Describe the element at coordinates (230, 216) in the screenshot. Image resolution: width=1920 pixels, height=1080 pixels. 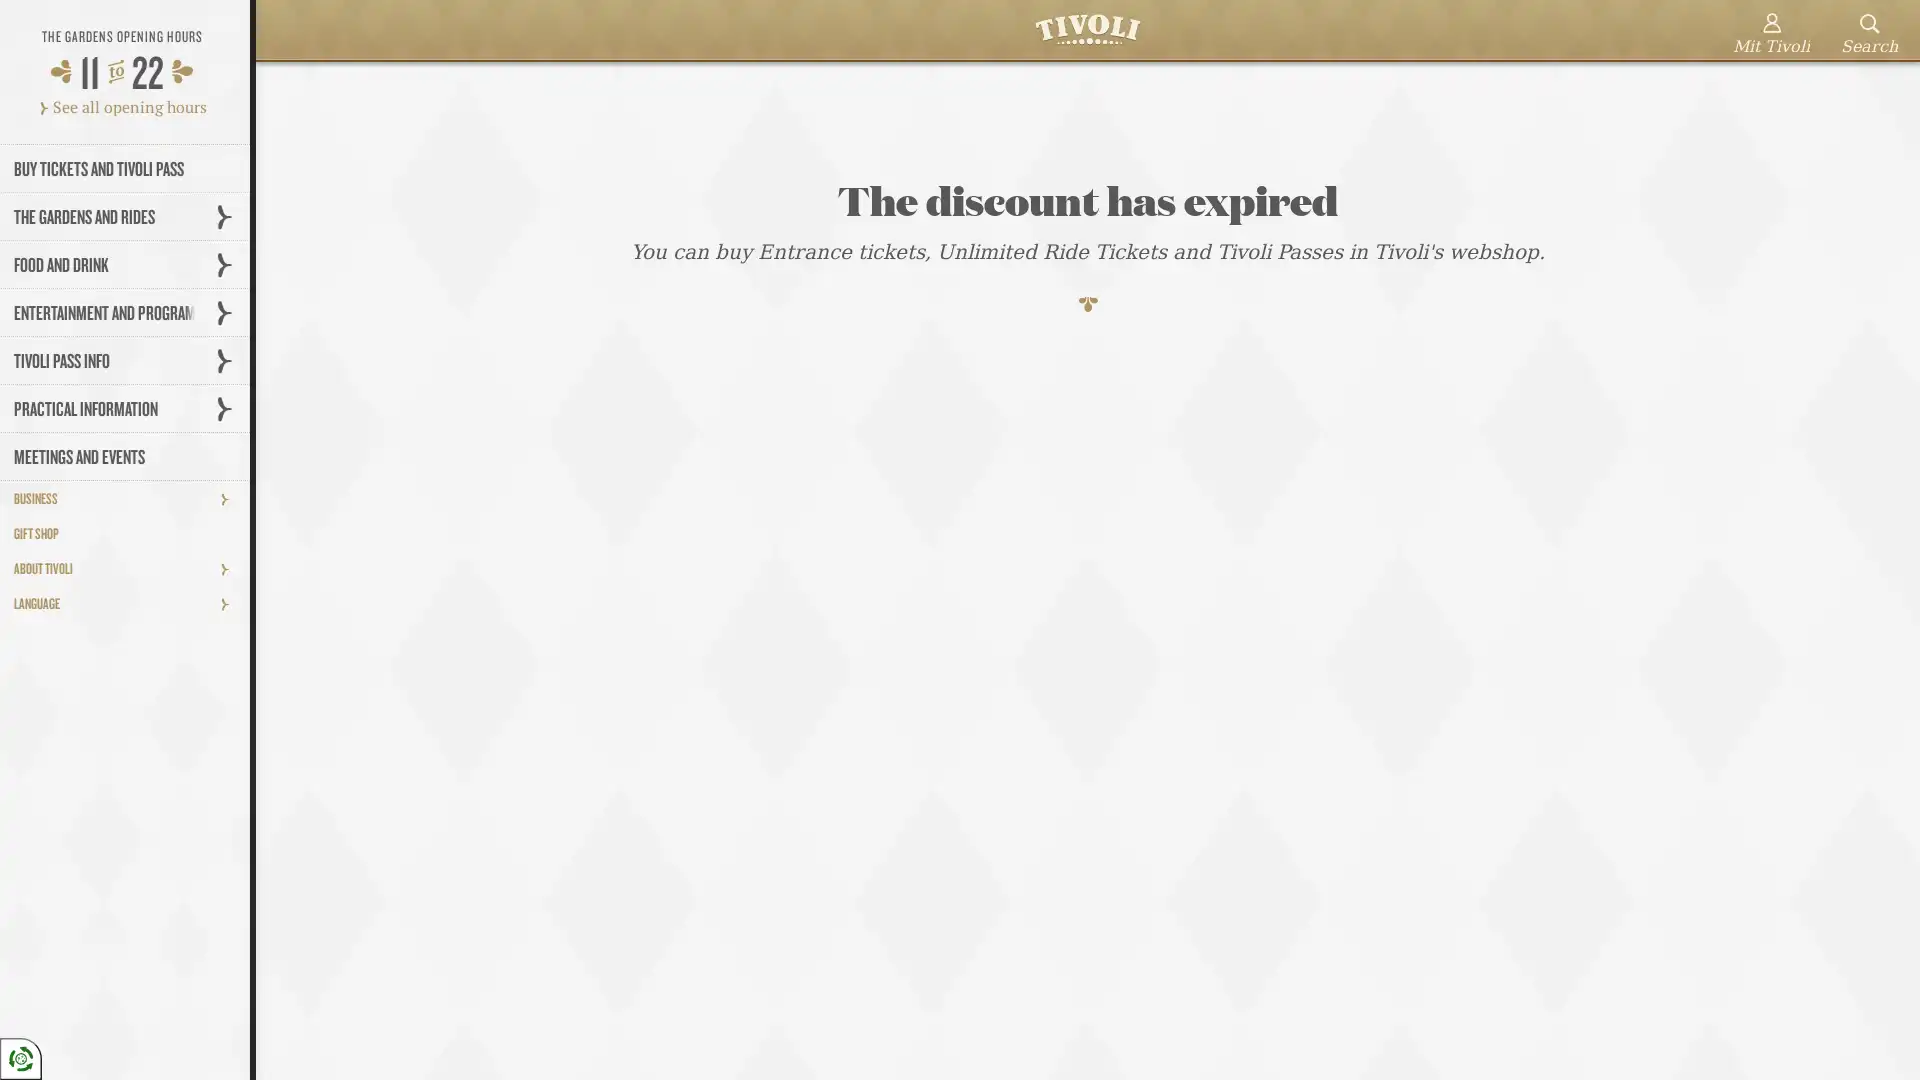
I see `The gardens and rides` at that location.